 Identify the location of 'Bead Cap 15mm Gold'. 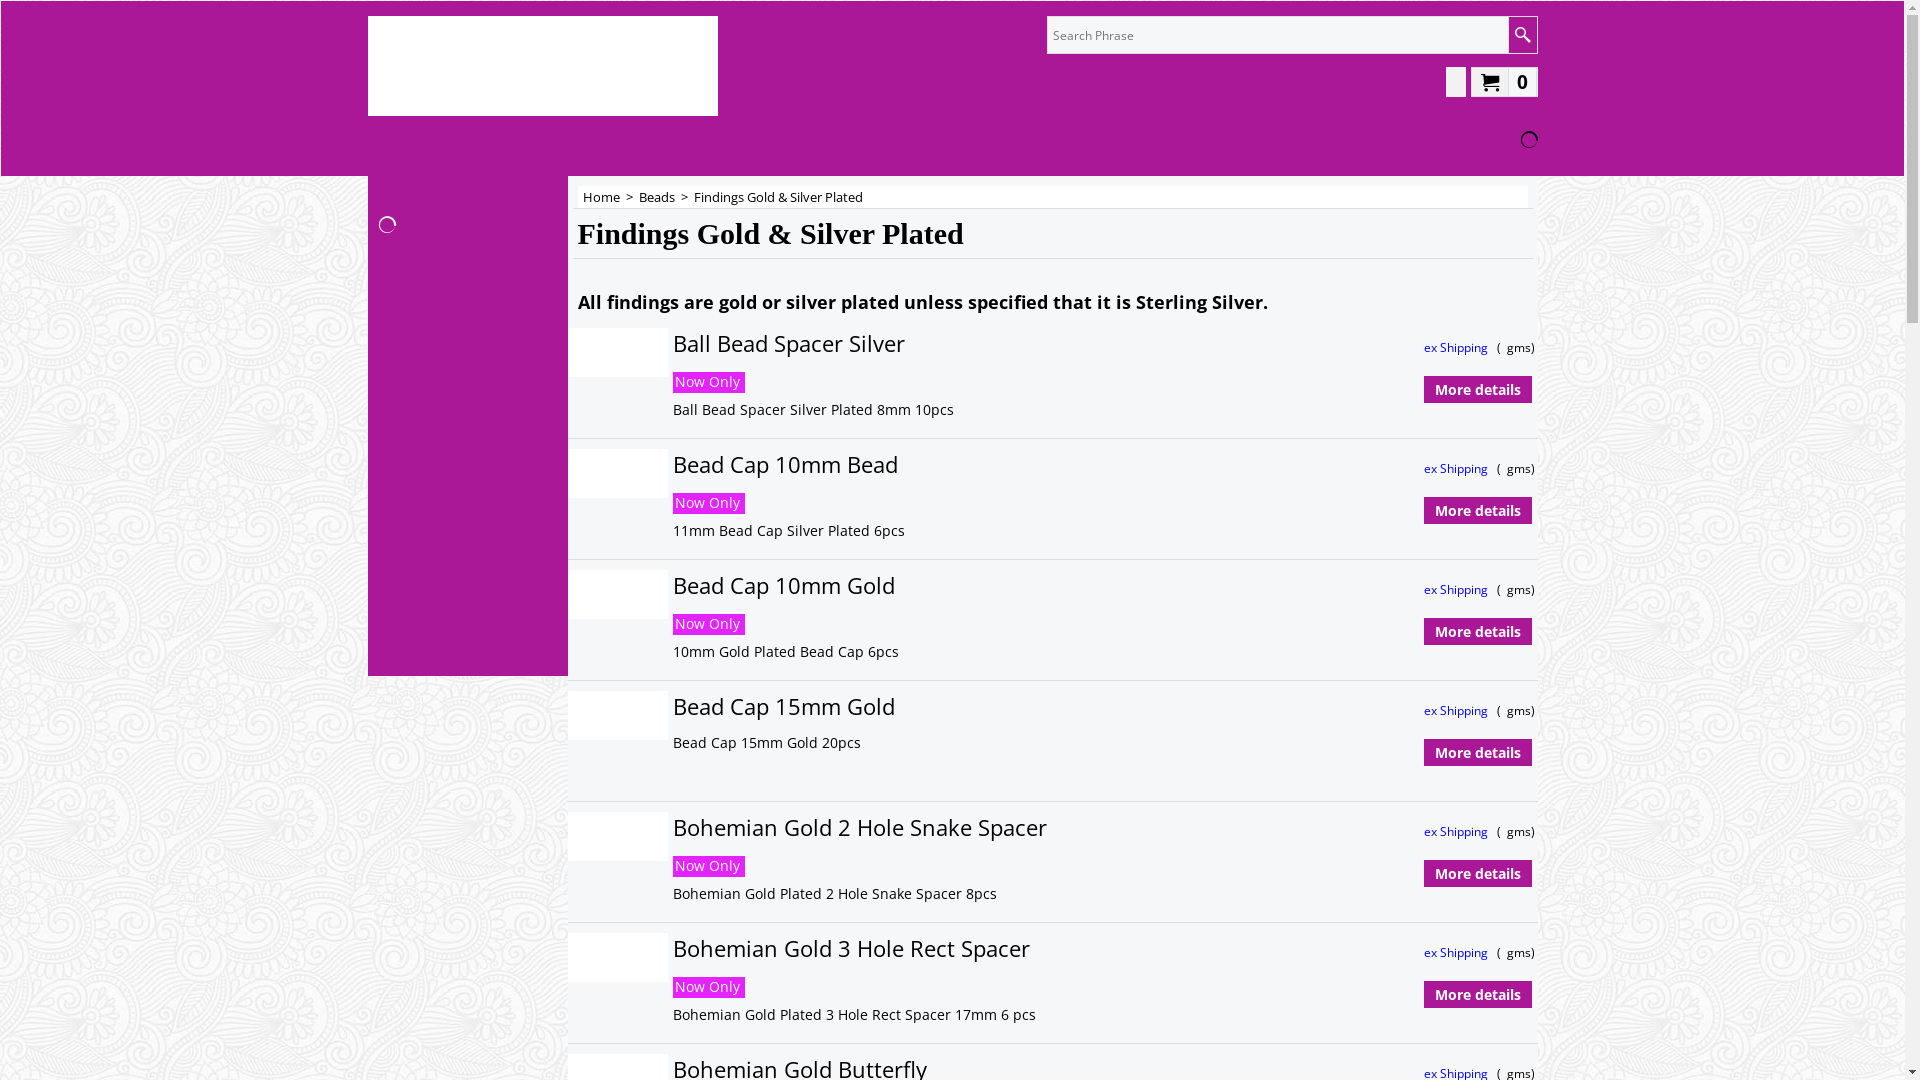
(952, 705).